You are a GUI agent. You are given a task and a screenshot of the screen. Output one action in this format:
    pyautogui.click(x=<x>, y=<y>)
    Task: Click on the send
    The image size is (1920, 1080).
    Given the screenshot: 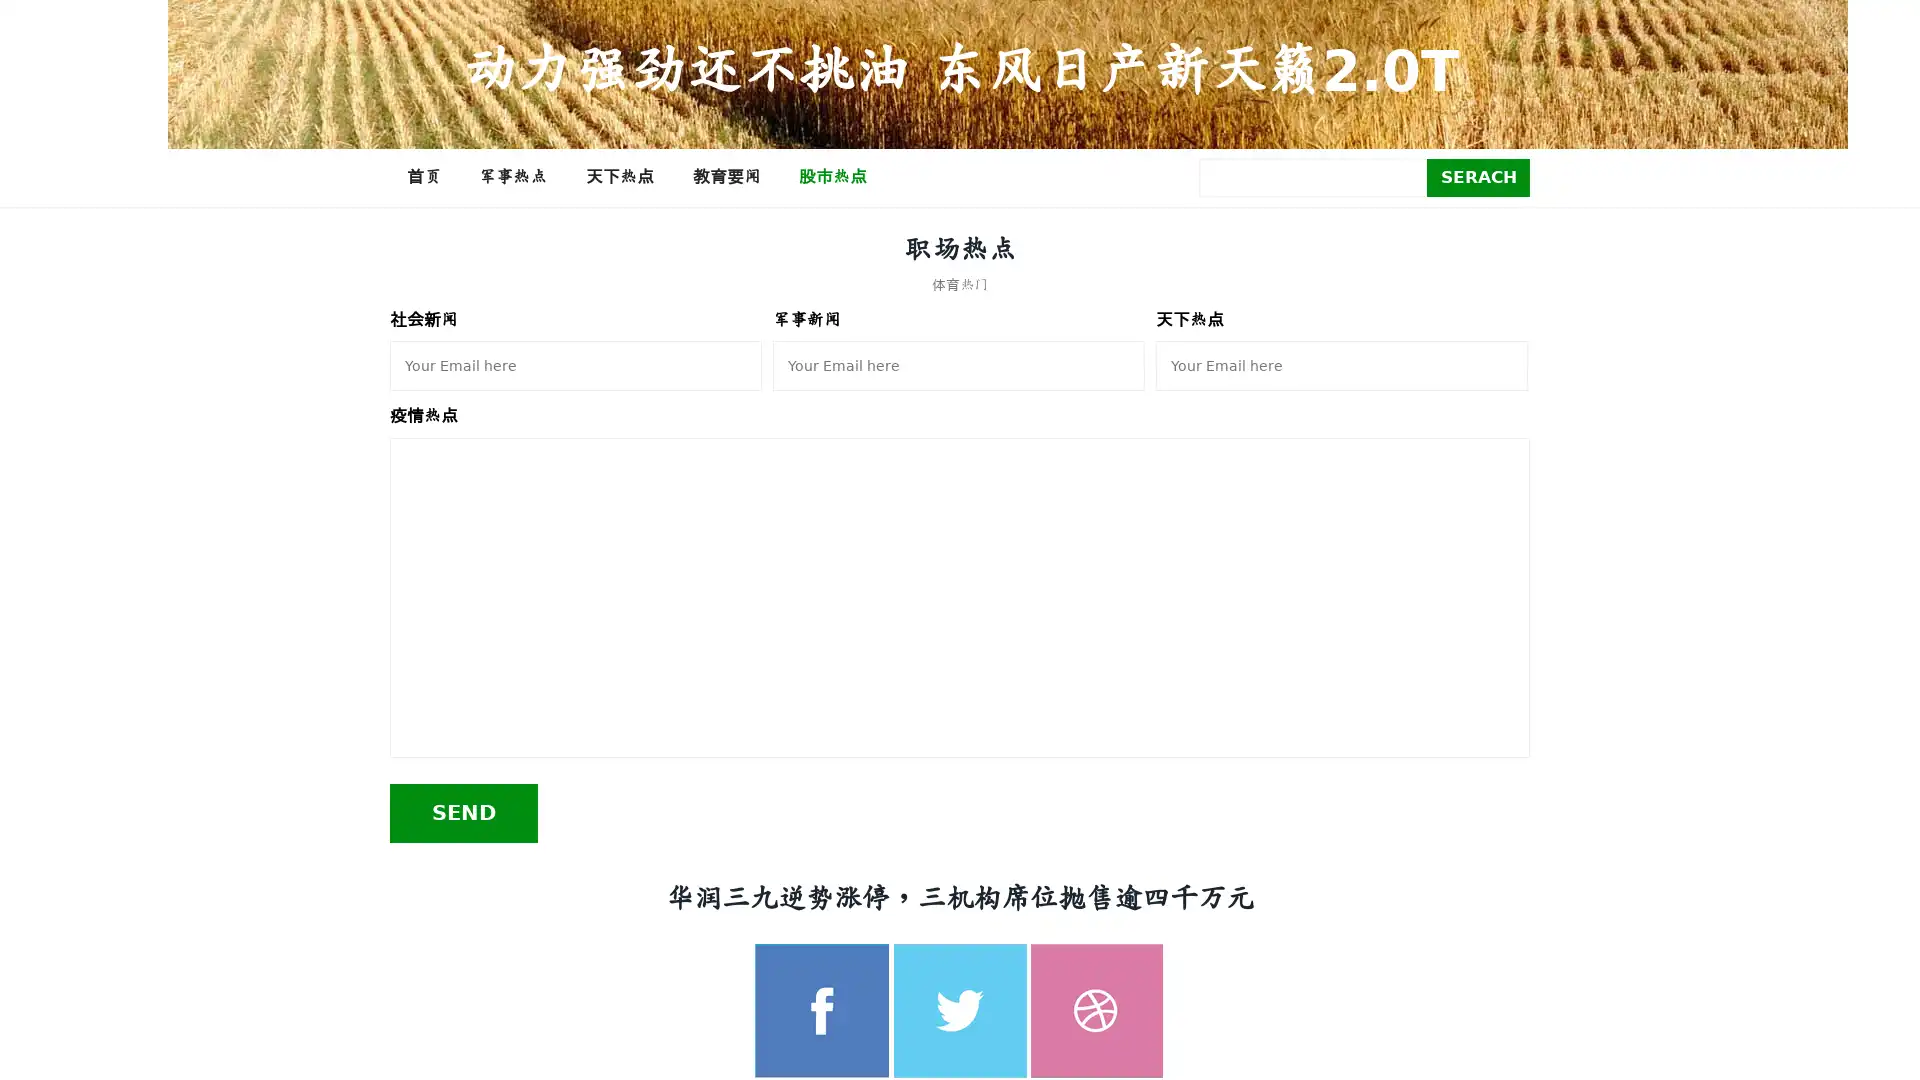 What is the action you would take?
    pyautogui.click(x=463, y=812)
    